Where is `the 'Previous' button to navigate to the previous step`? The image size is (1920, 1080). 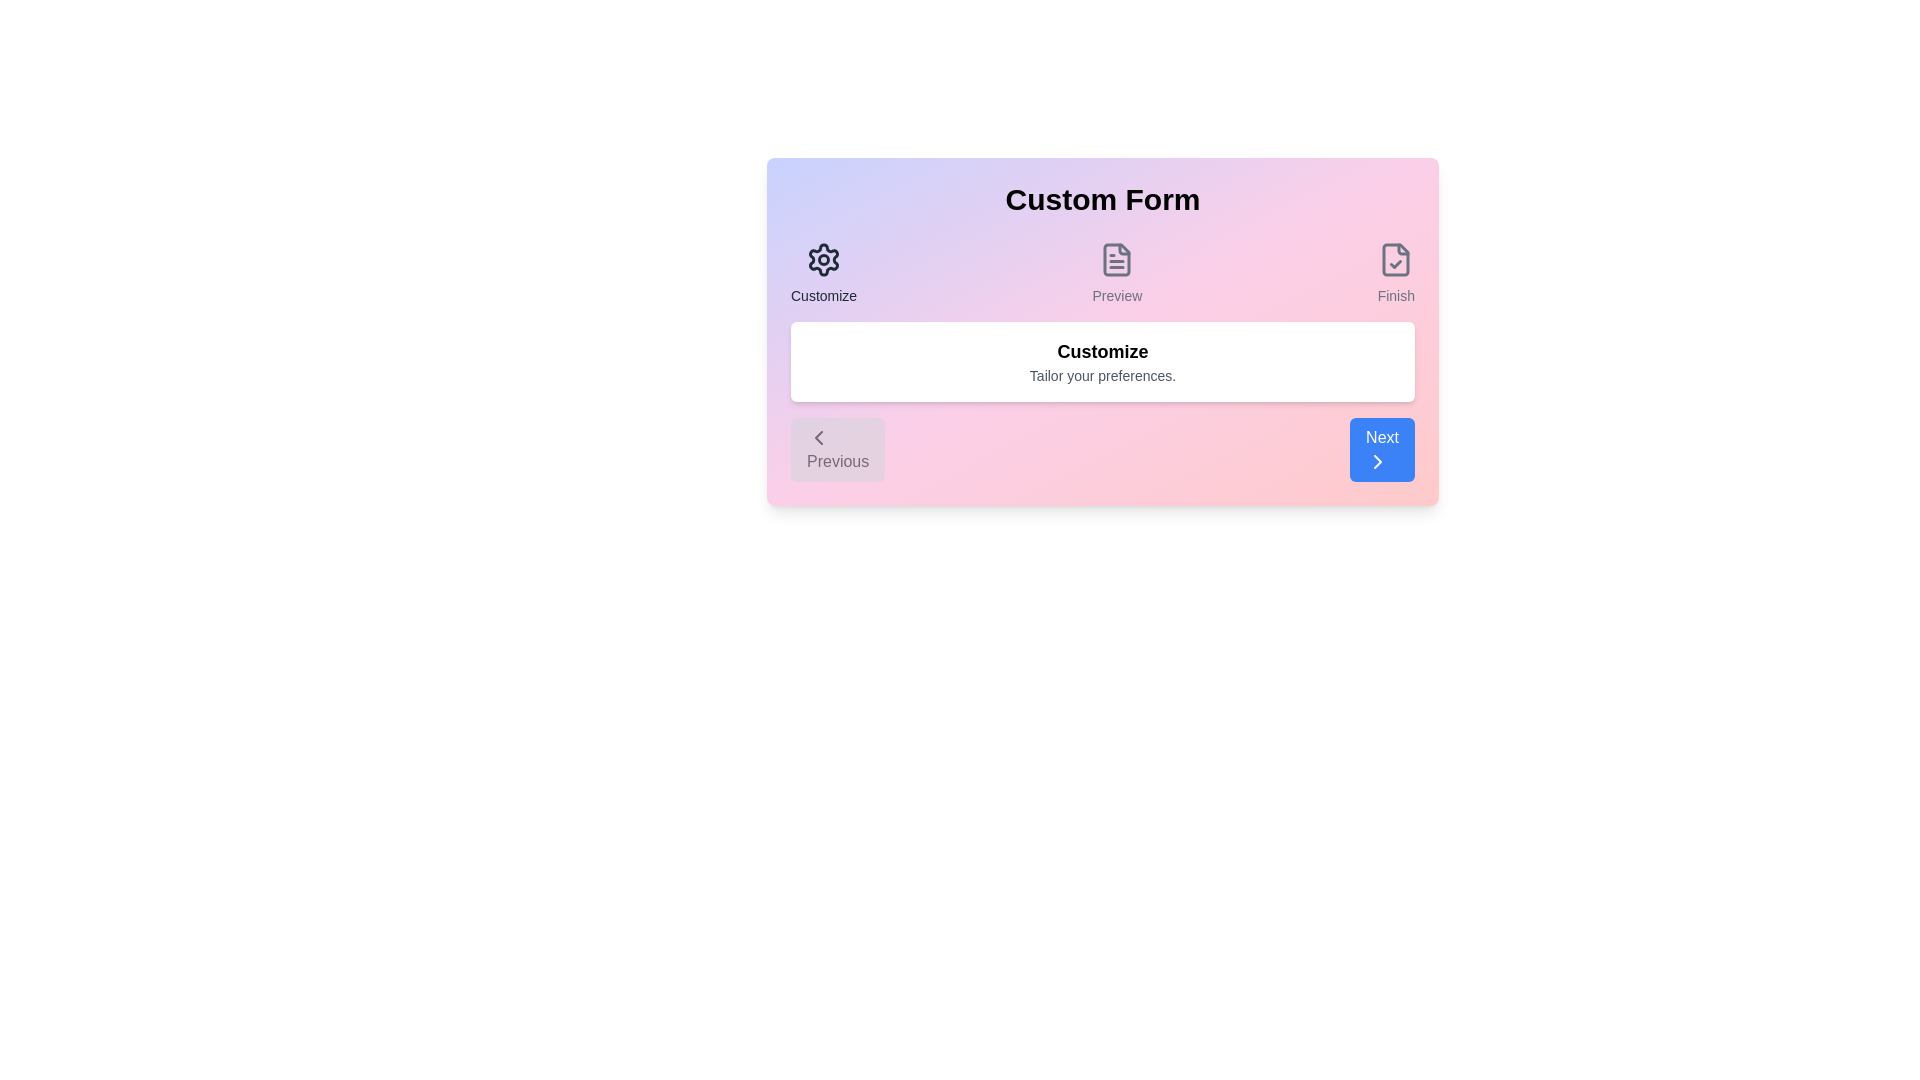 the 'Previous' button to navigate to the previous step is located at coordinates (838, 450).